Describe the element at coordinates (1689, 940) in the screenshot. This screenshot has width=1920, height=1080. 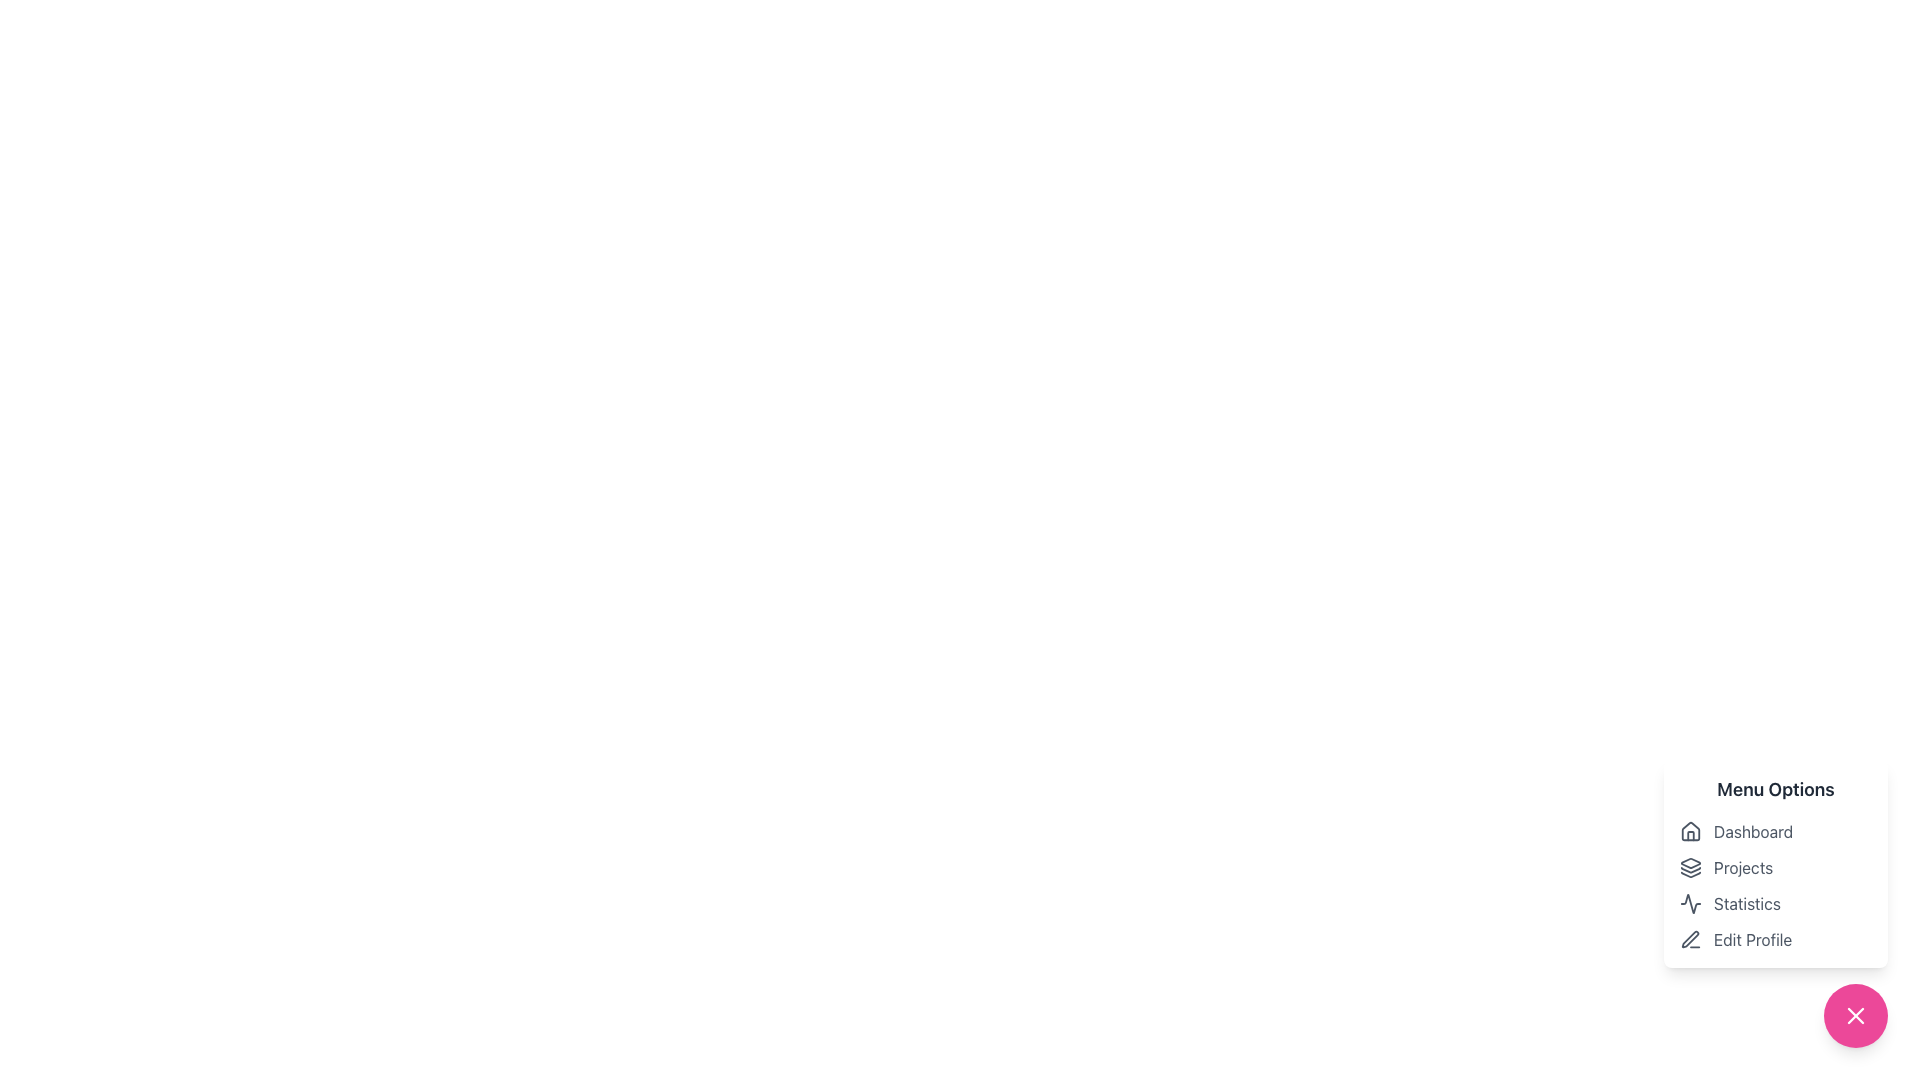
I see `the 'Edit Profile' icon located in the vertical menu on the right side of the interface, preceding the label 'Edit Profile'` at that location.